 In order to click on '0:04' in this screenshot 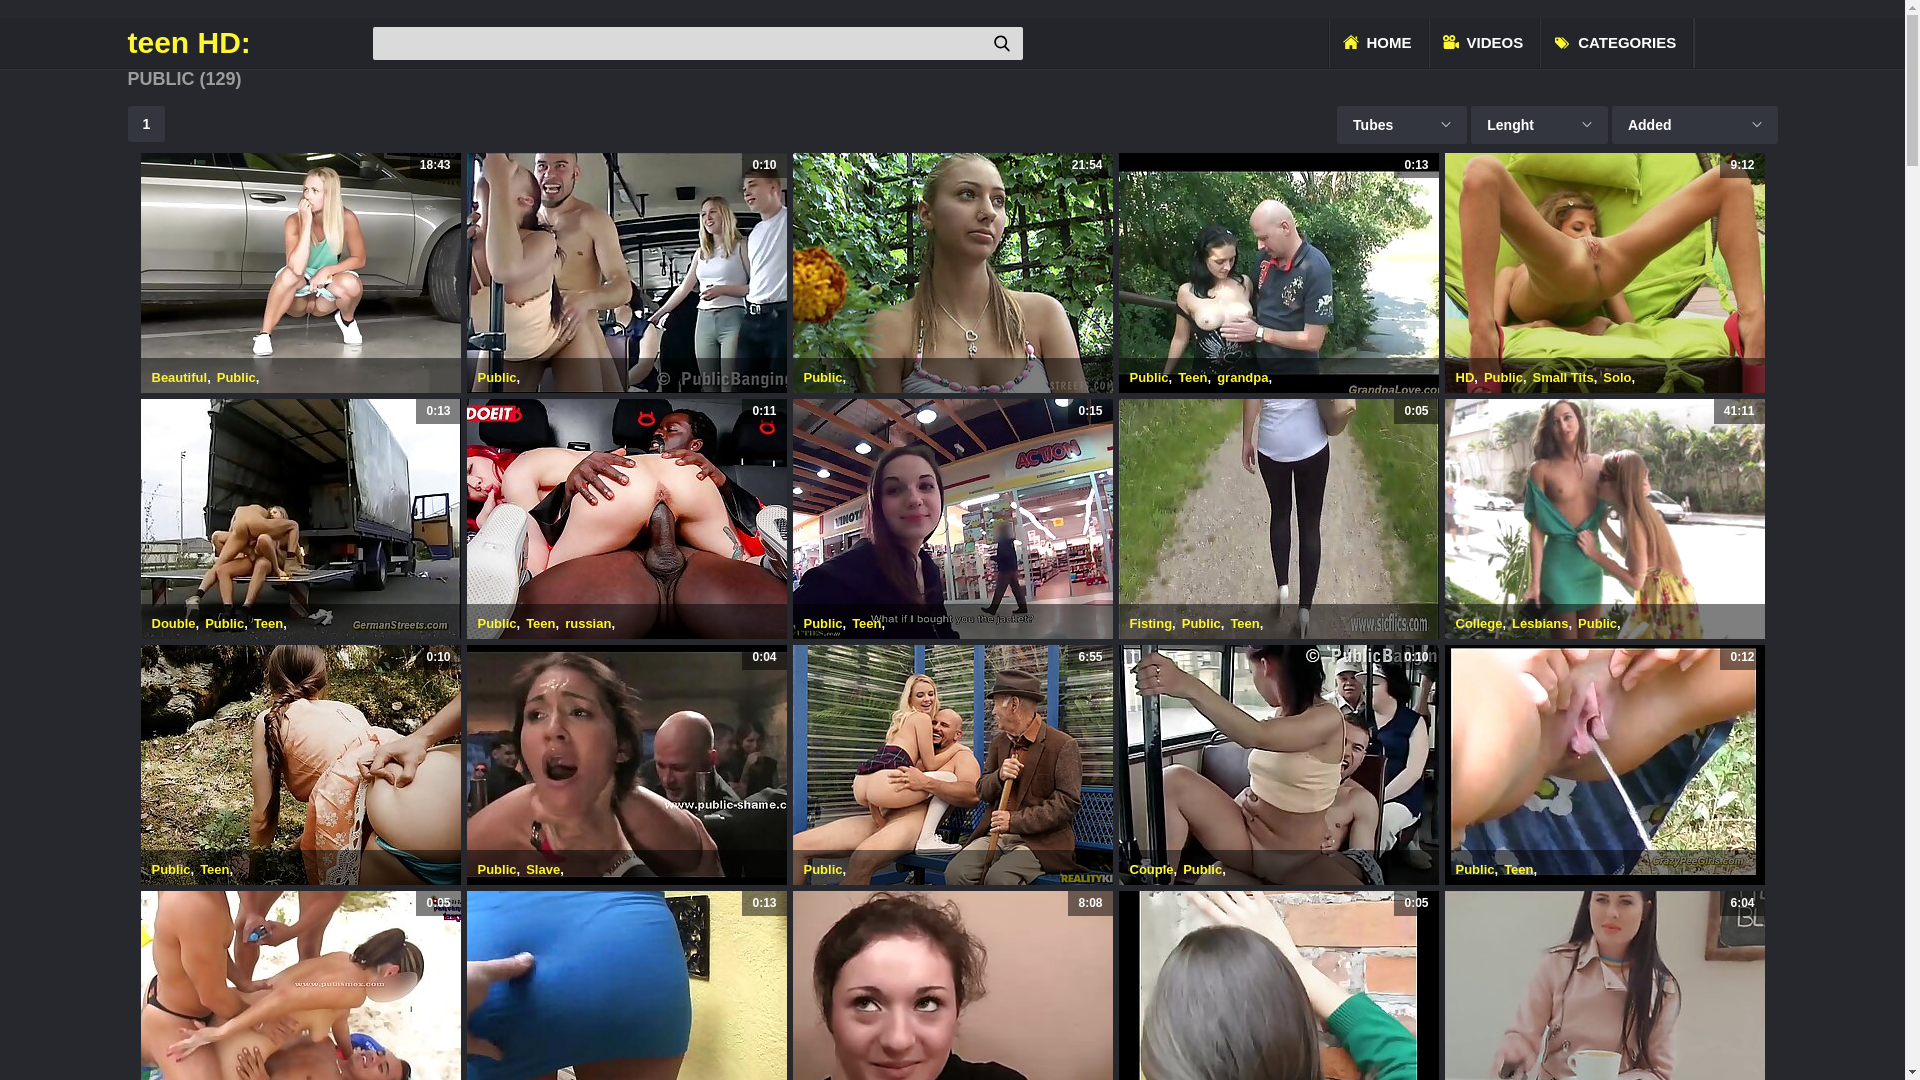, I will do `click(624, 764)`.